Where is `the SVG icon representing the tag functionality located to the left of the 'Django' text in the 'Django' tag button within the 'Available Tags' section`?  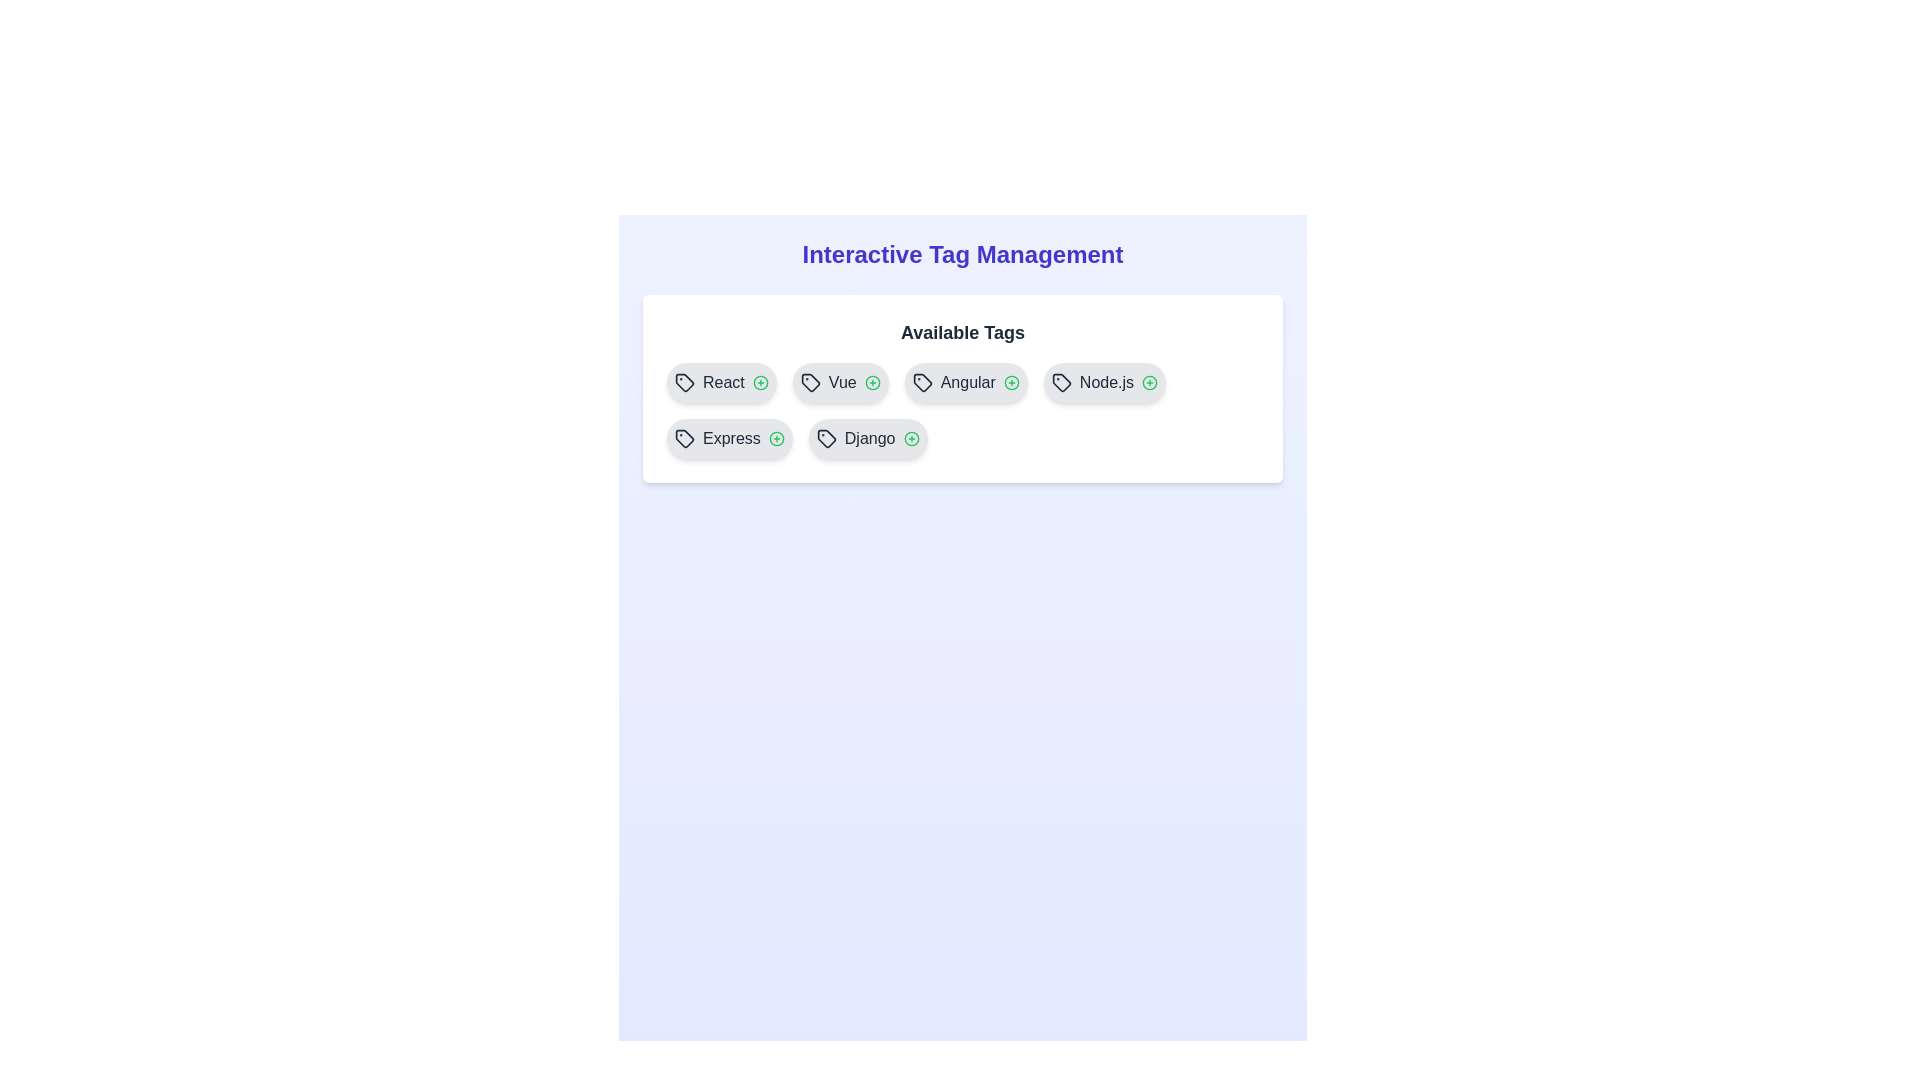
the SVG icon representing the tag functionality located to the left of the 'Django' text in the 'Django' tag button within the 'Available Tags' section is located at coordinates (826, 438).